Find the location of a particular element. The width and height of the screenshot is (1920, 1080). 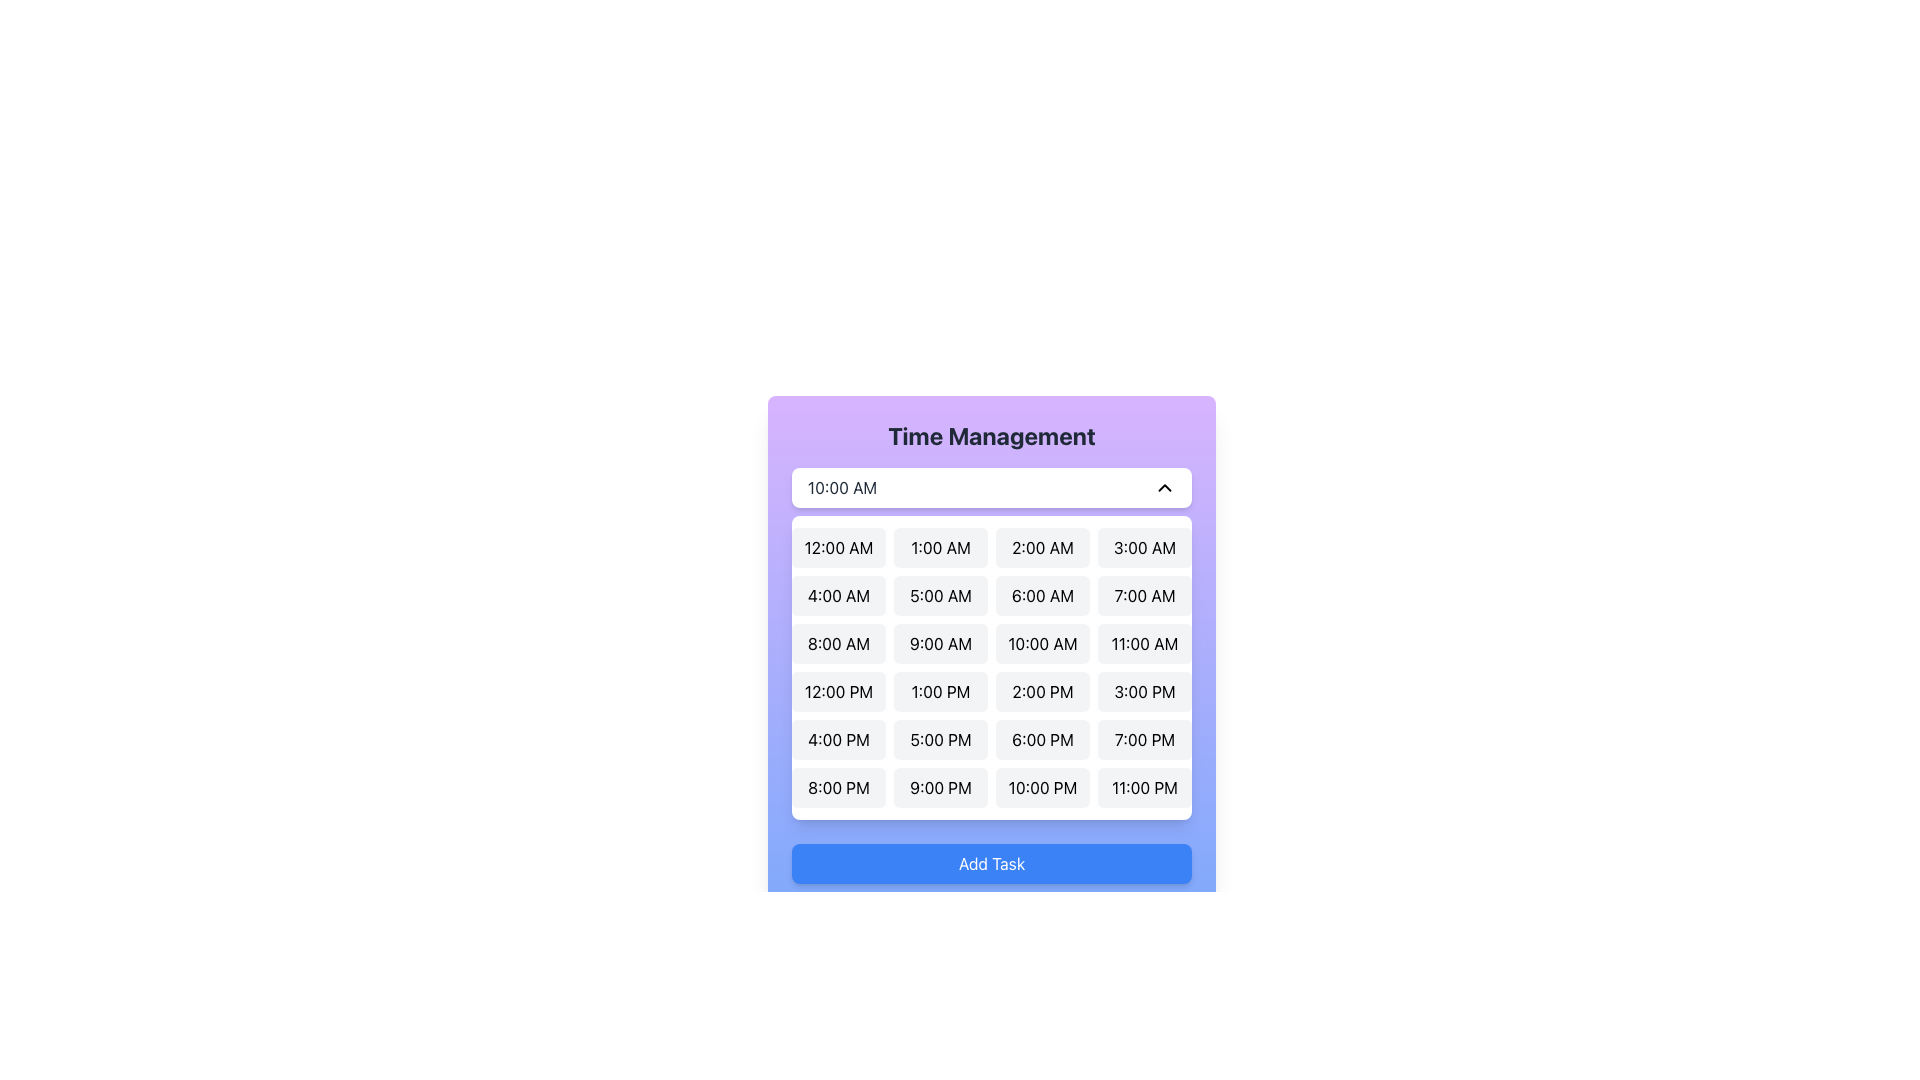

keyboard navigation is located at coordinates (1145, 740).